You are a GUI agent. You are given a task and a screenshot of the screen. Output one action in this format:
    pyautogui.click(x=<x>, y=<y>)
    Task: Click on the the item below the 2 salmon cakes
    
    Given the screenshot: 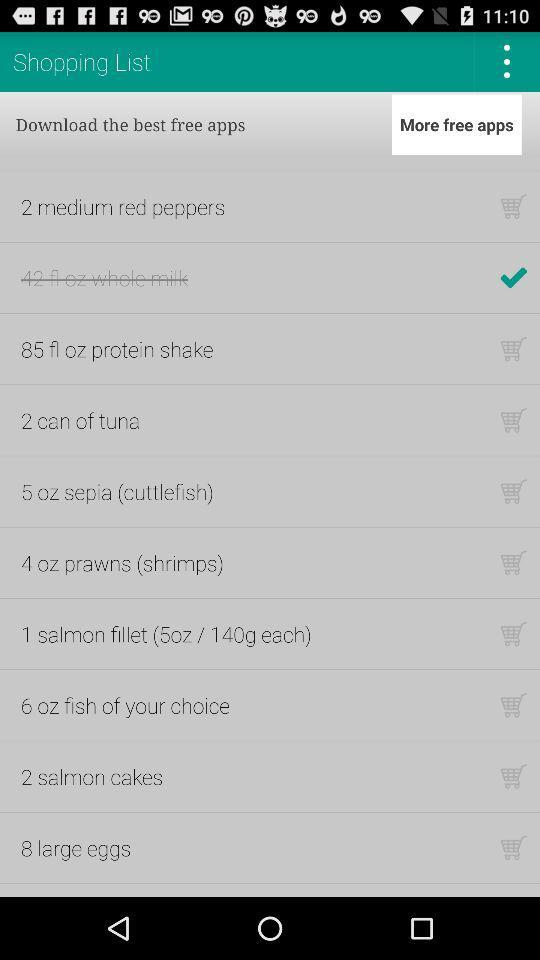 What is the action you would take?
    pyautogui.click(x=75, y=846)
    